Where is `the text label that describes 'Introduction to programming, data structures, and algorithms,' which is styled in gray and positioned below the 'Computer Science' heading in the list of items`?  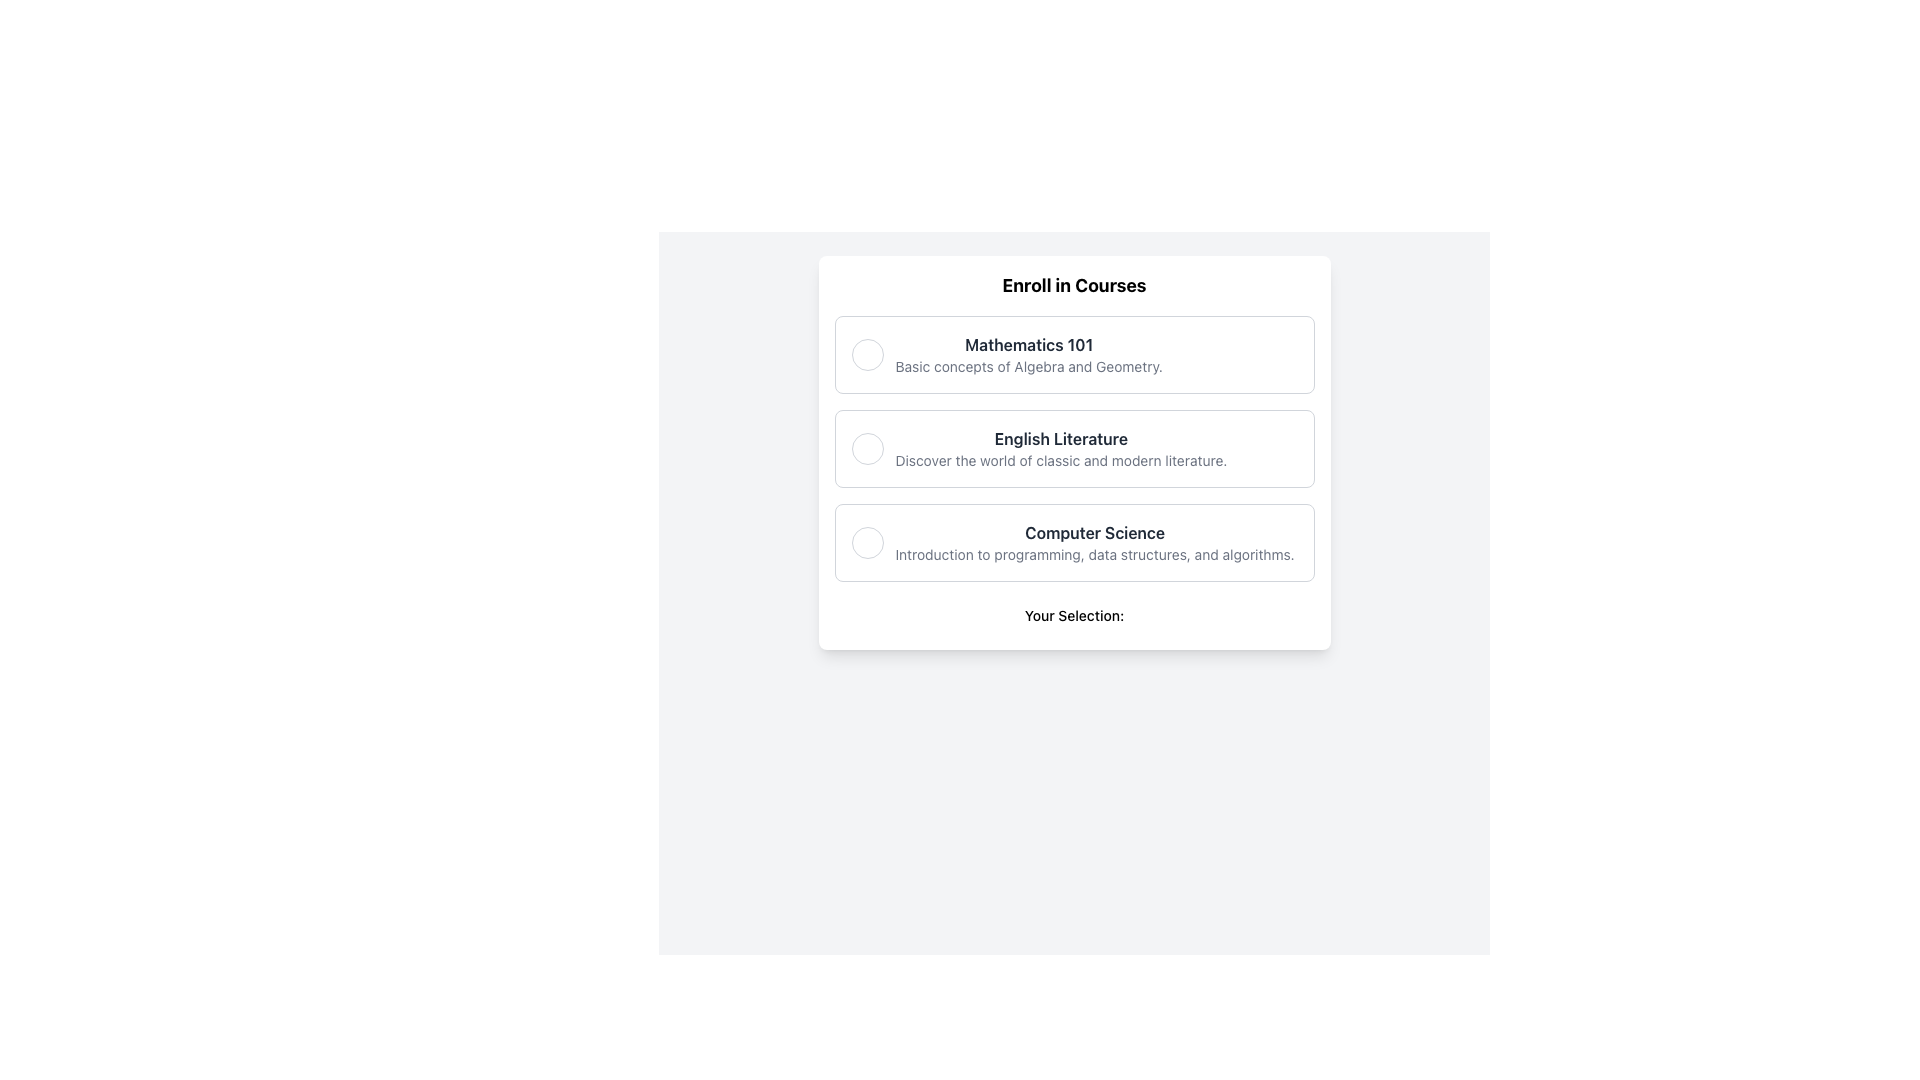
the text label that describes 'Introduction to programming, data structures, and algorithms,' which is styled in gray and positioned below the 'Computer Science' heading in the list of items is located at coordinates (1094, 555).